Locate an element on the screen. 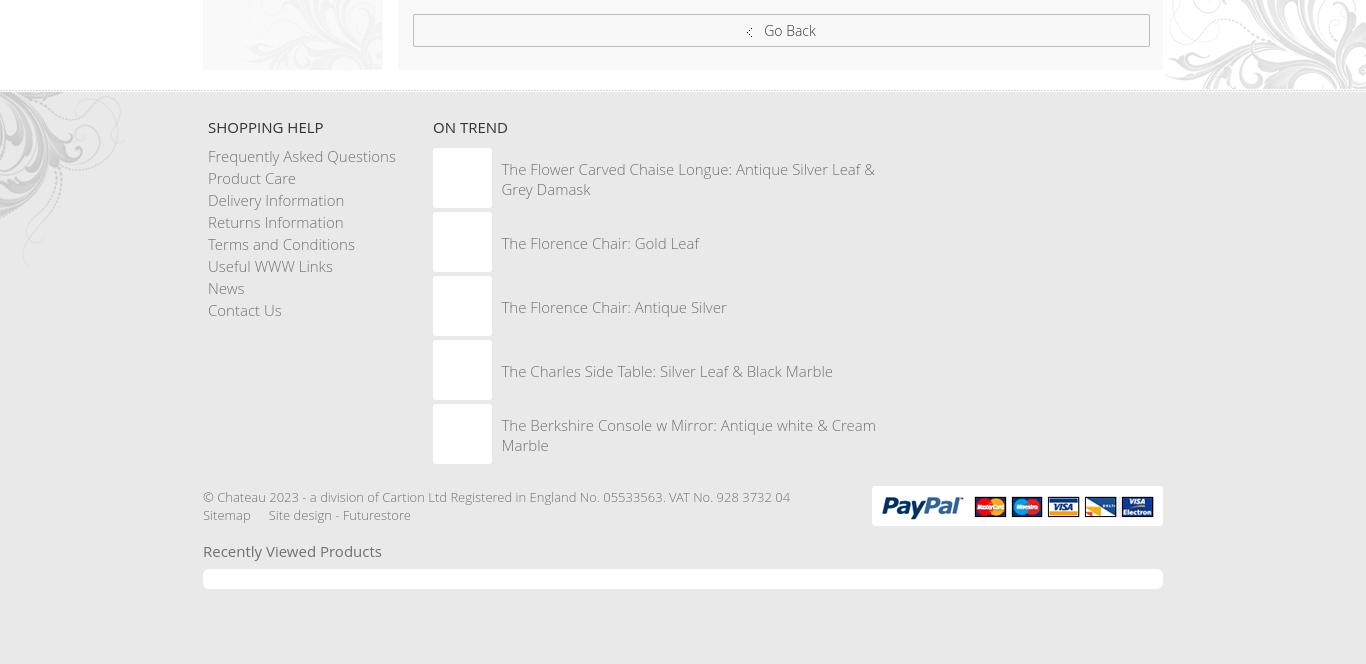 The width and height of the screenshot is (1366, 664). 'The Florence Chair: Antique Silver' is located at coordinates (612, 305).